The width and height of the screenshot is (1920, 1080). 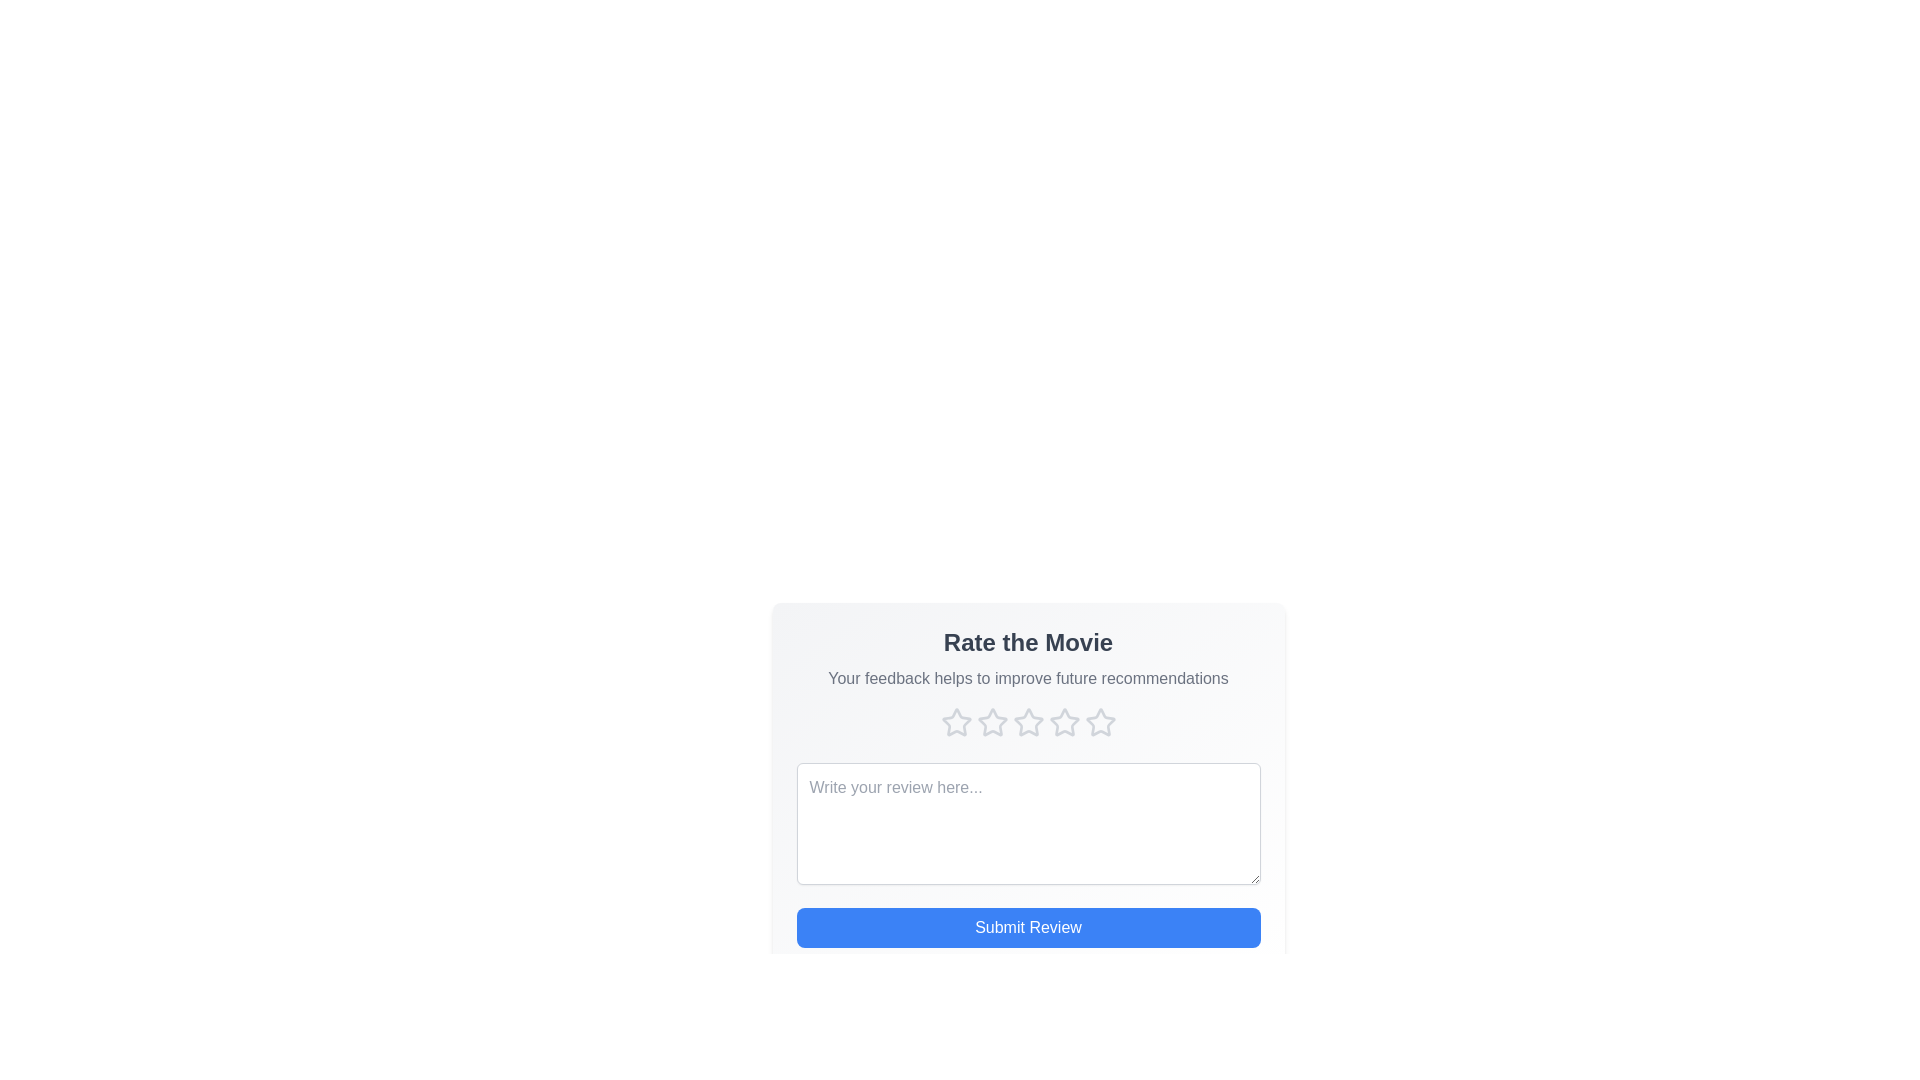 What do you see at coordinates (1063, 722) in the screenshot?
I see `the fourth star icon in the rating system, which allows users to rate an entity` at bounding box center [1063, 722].